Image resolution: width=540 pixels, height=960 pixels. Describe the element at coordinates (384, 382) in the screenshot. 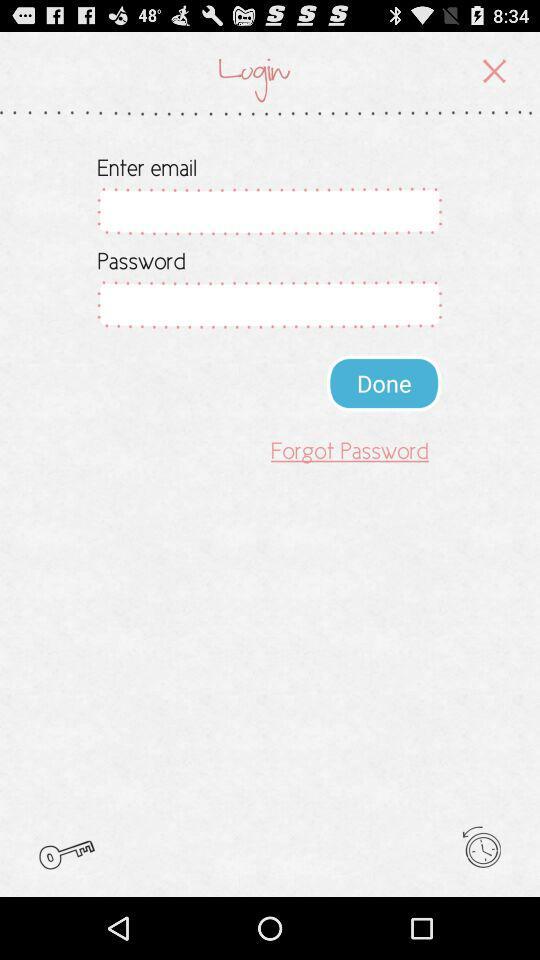

I see `icon above forgot password` at that location.